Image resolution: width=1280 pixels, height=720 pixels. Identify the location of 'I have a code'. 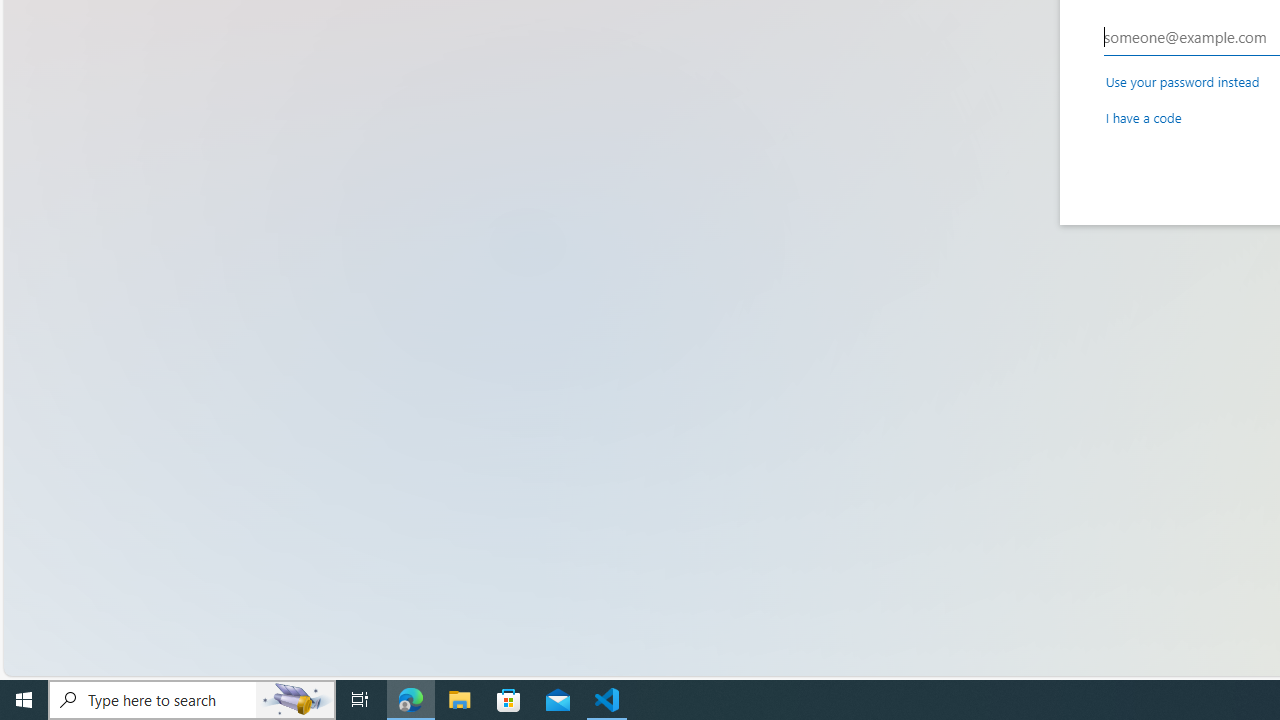
(1143, 117).